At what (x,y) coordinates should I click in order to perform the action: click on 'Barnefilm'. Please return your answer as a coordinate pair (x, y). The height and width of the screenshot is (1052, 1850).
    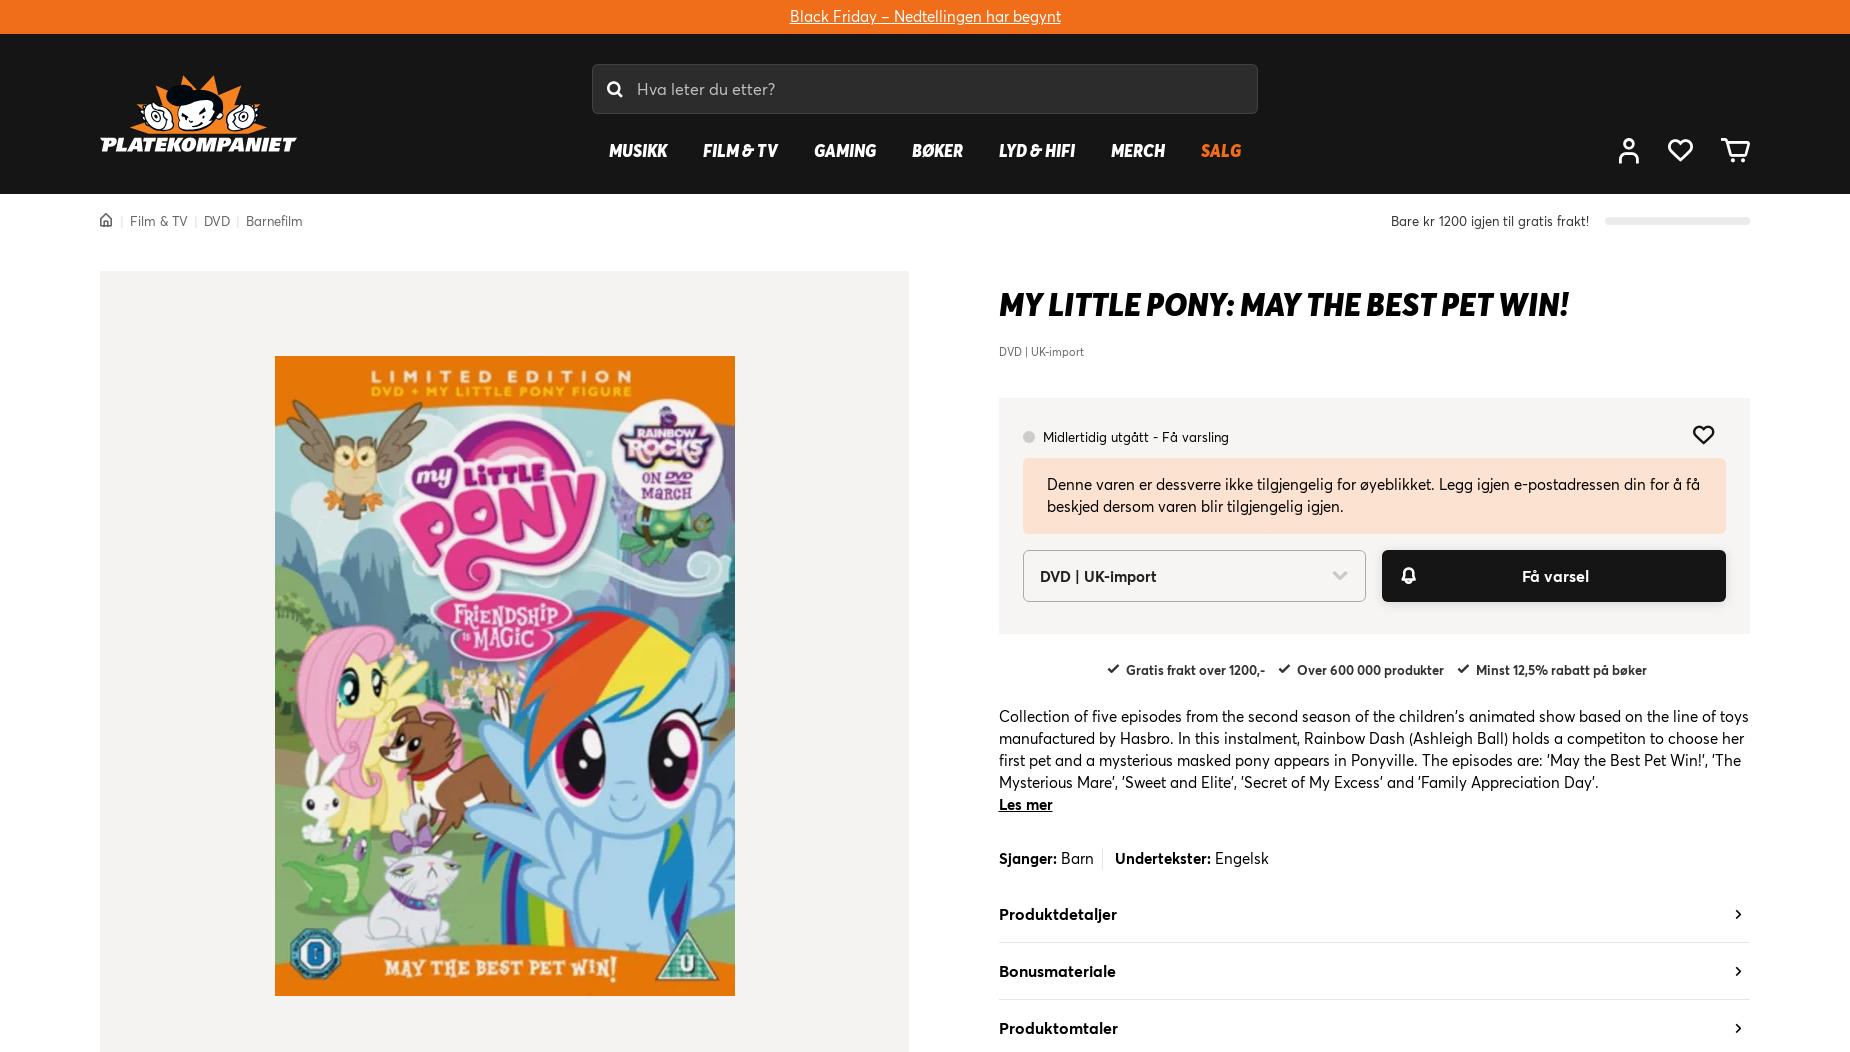
    Looking at the image, I should click on (245, 220).